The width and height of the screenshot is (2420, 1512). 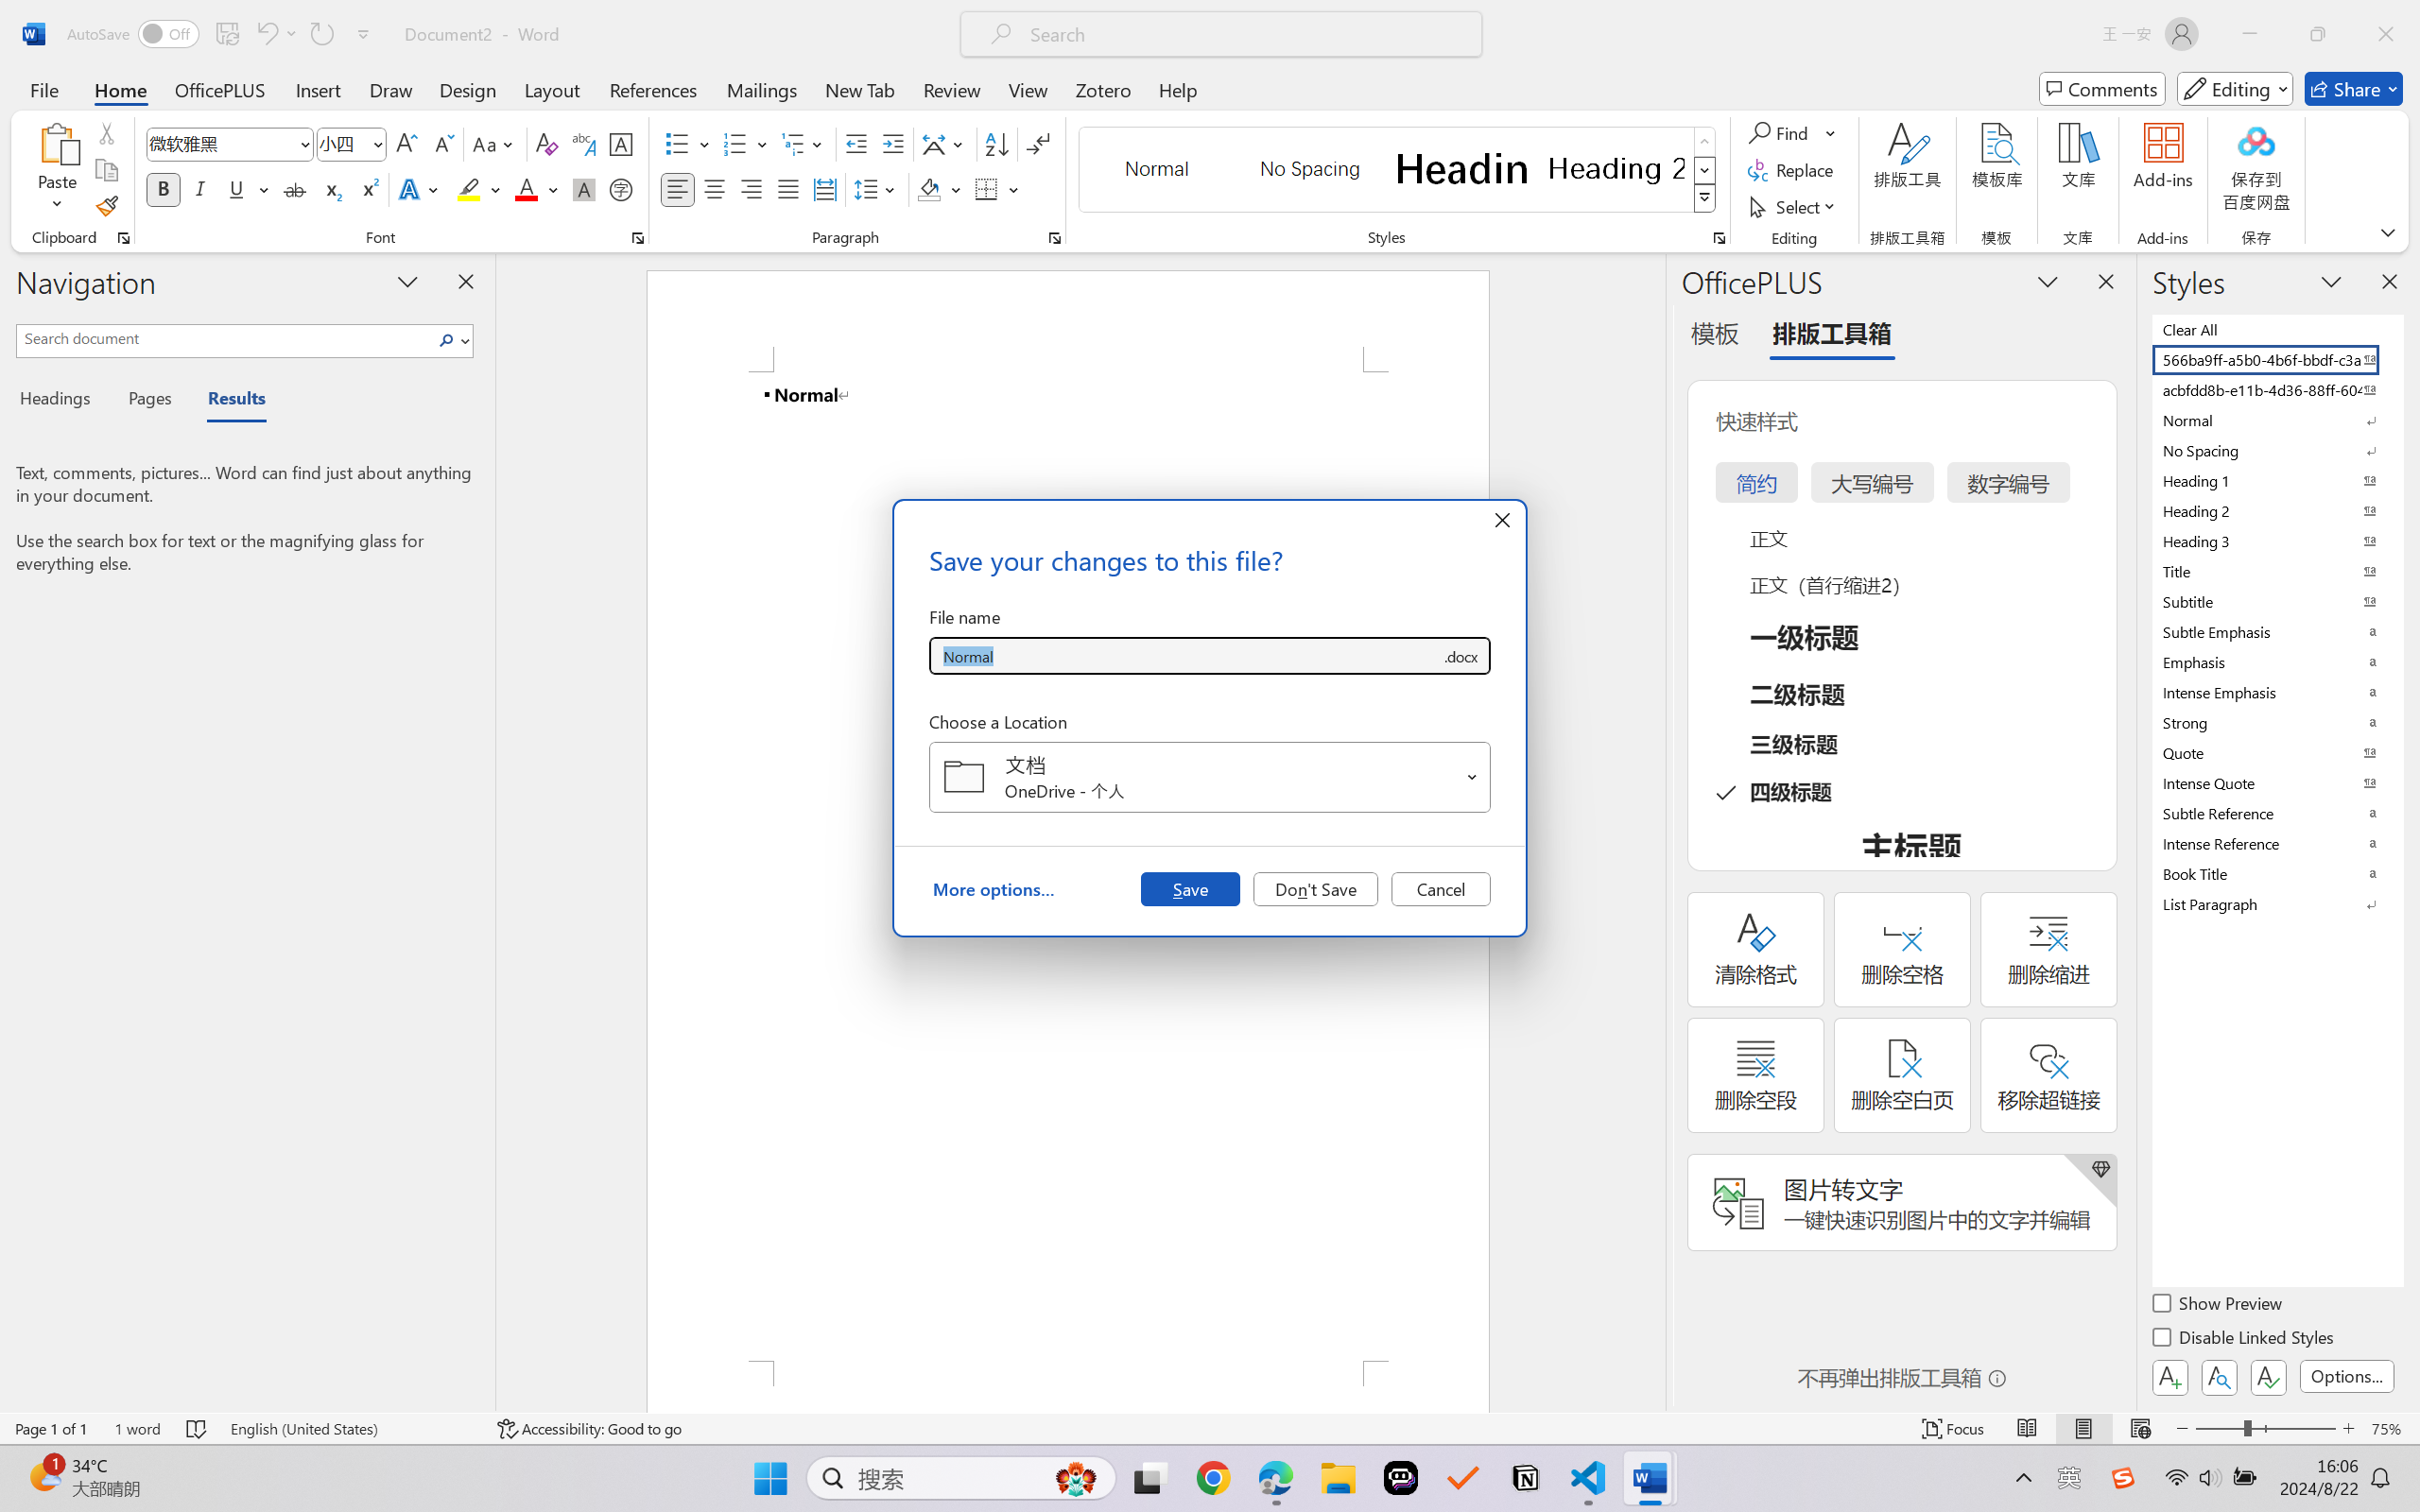 I want to click on 'Intense Reference', so click(x=2275, y=843).